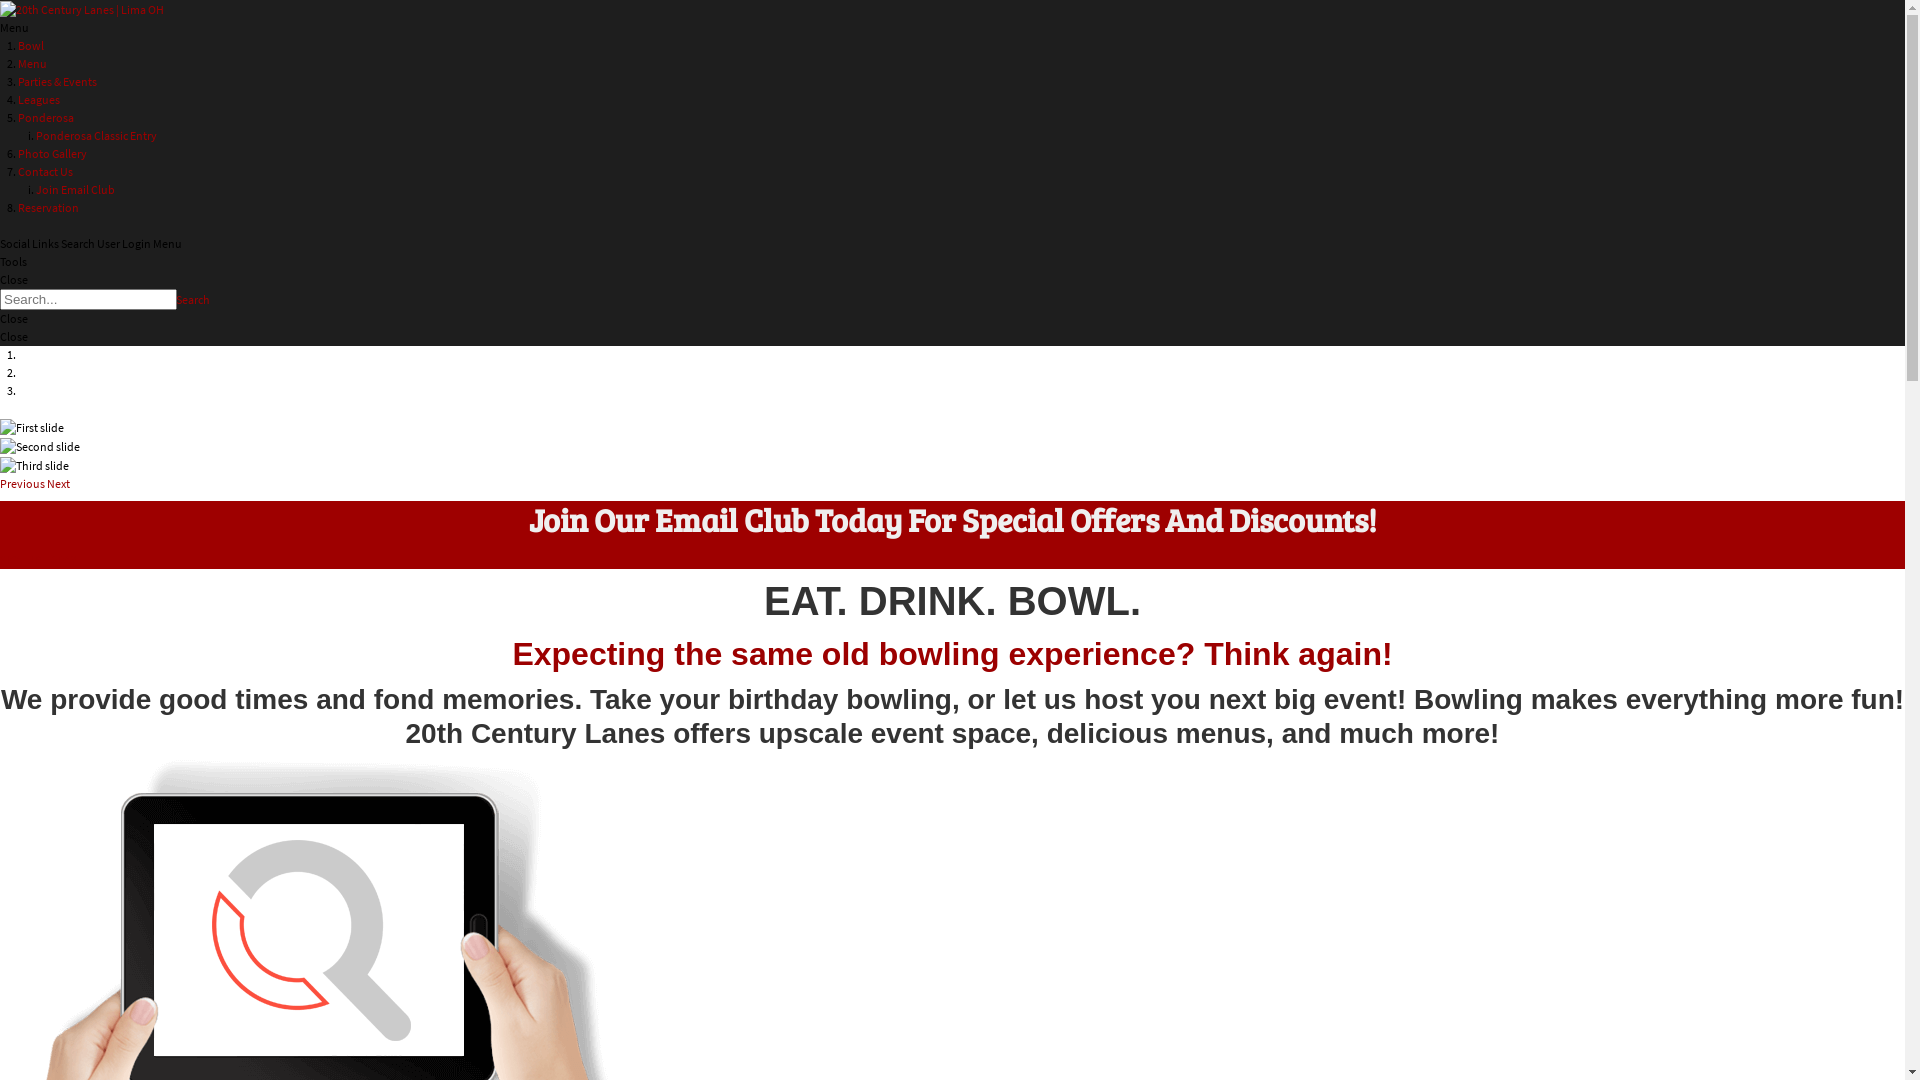 The width and height of the screenshot is (1920, 1080). What do you see at coordinates (192, 299) in the screenshot?
I see `'Search'` at bounding box center [192, 299].